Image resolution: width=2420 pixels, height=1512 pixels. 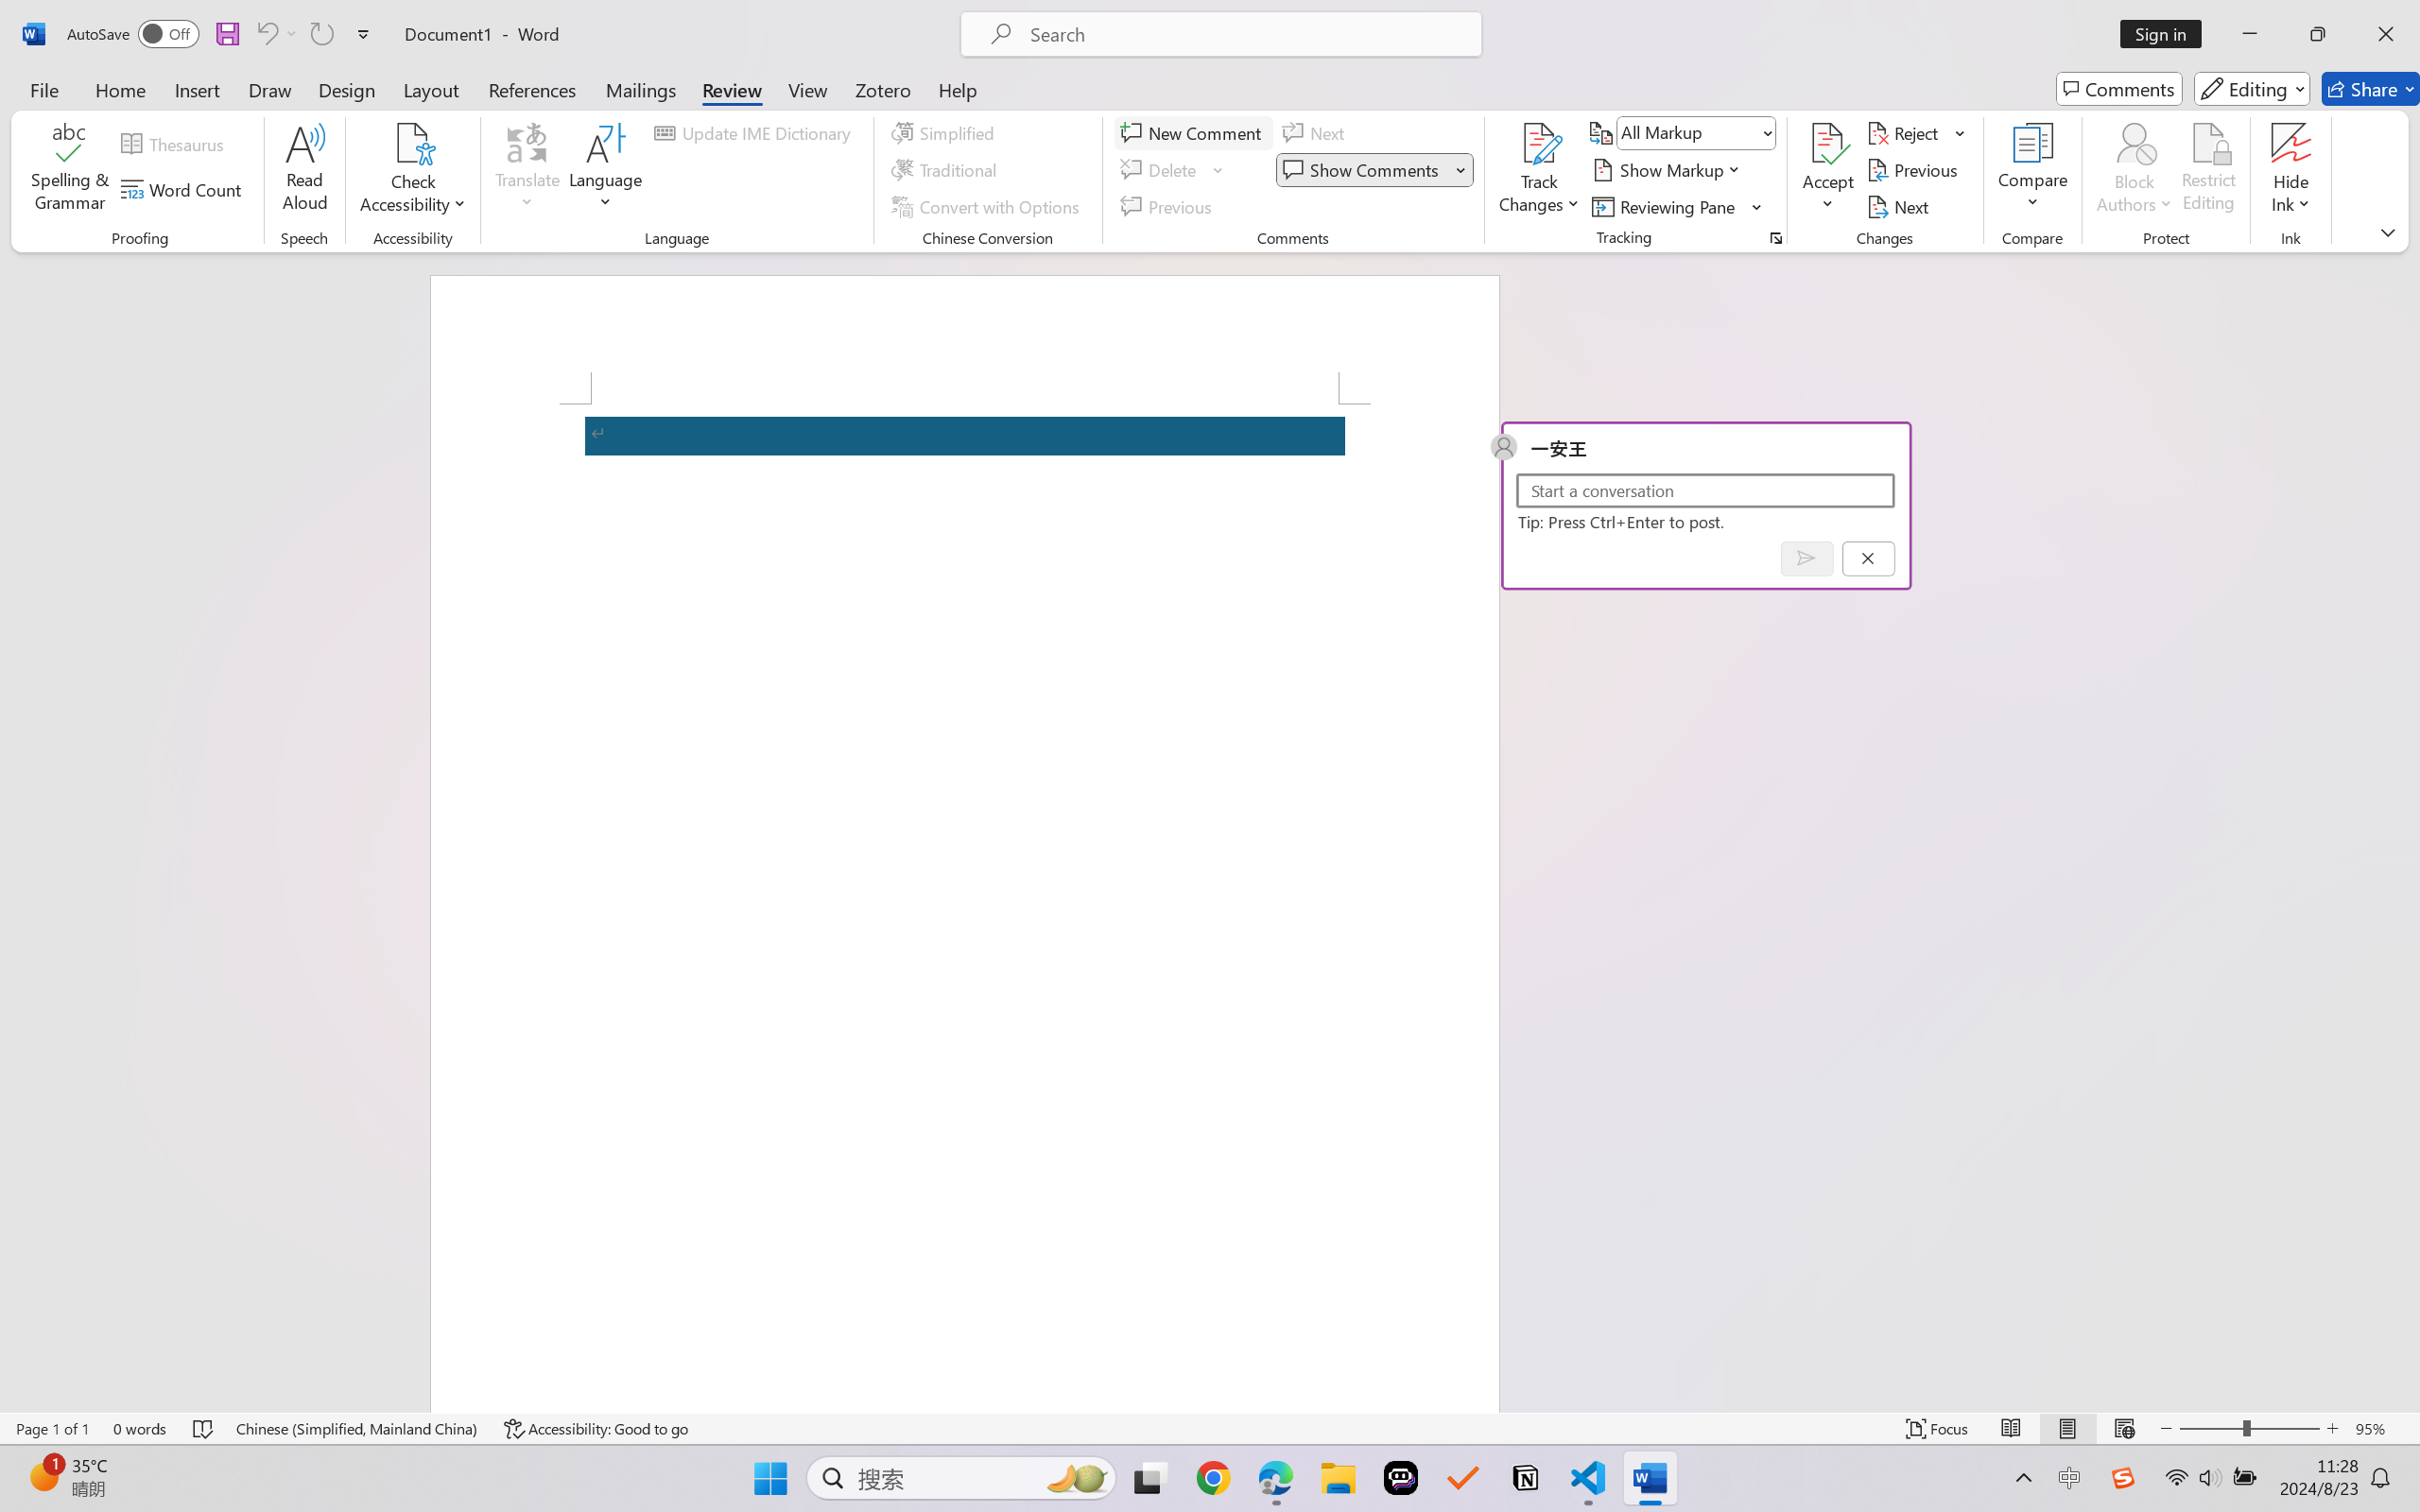 I want to click on 'Spelling & Grammar', so click(x=69, y=170).